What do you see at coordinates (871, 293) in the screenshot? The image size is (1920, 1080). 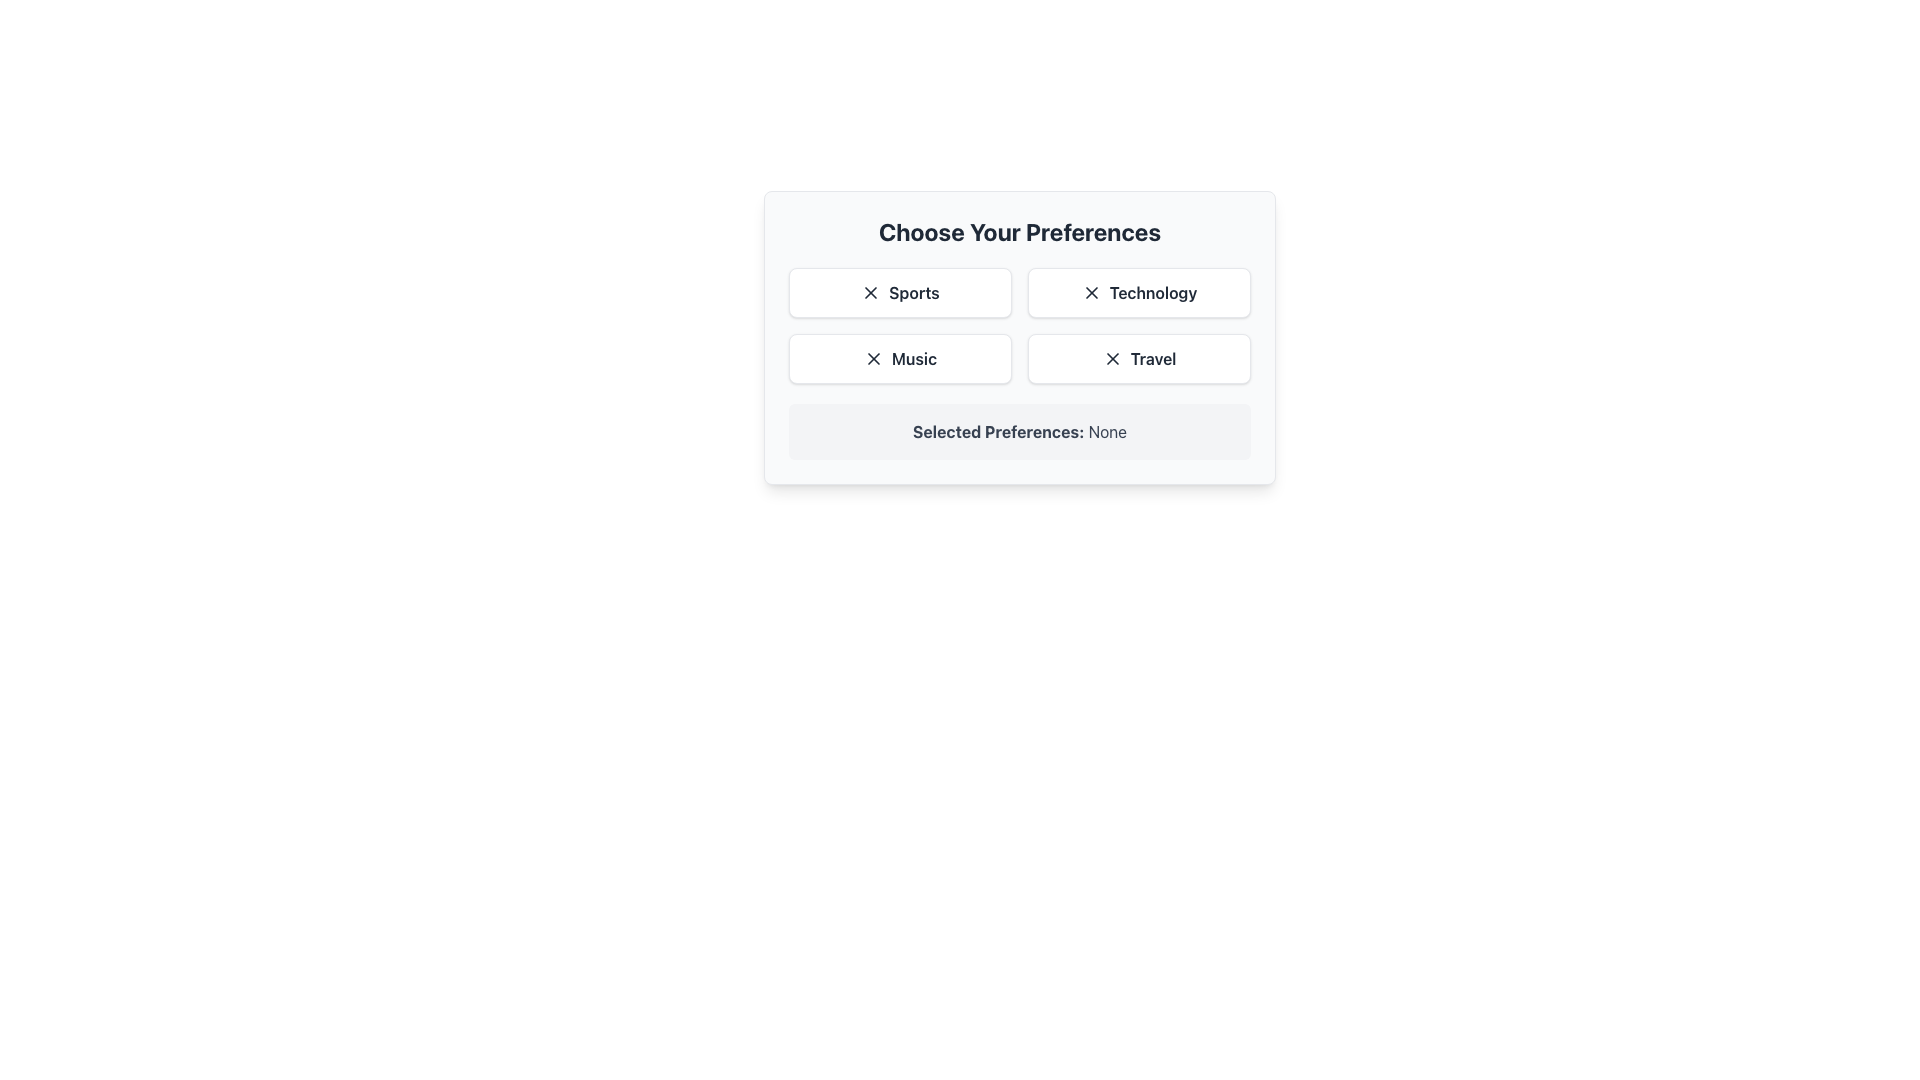 I see `the small 'X' icon located to the left of the 'Sports' button in the top-left corner among the group of four selectable buttons` at bounding box center [871, 293].